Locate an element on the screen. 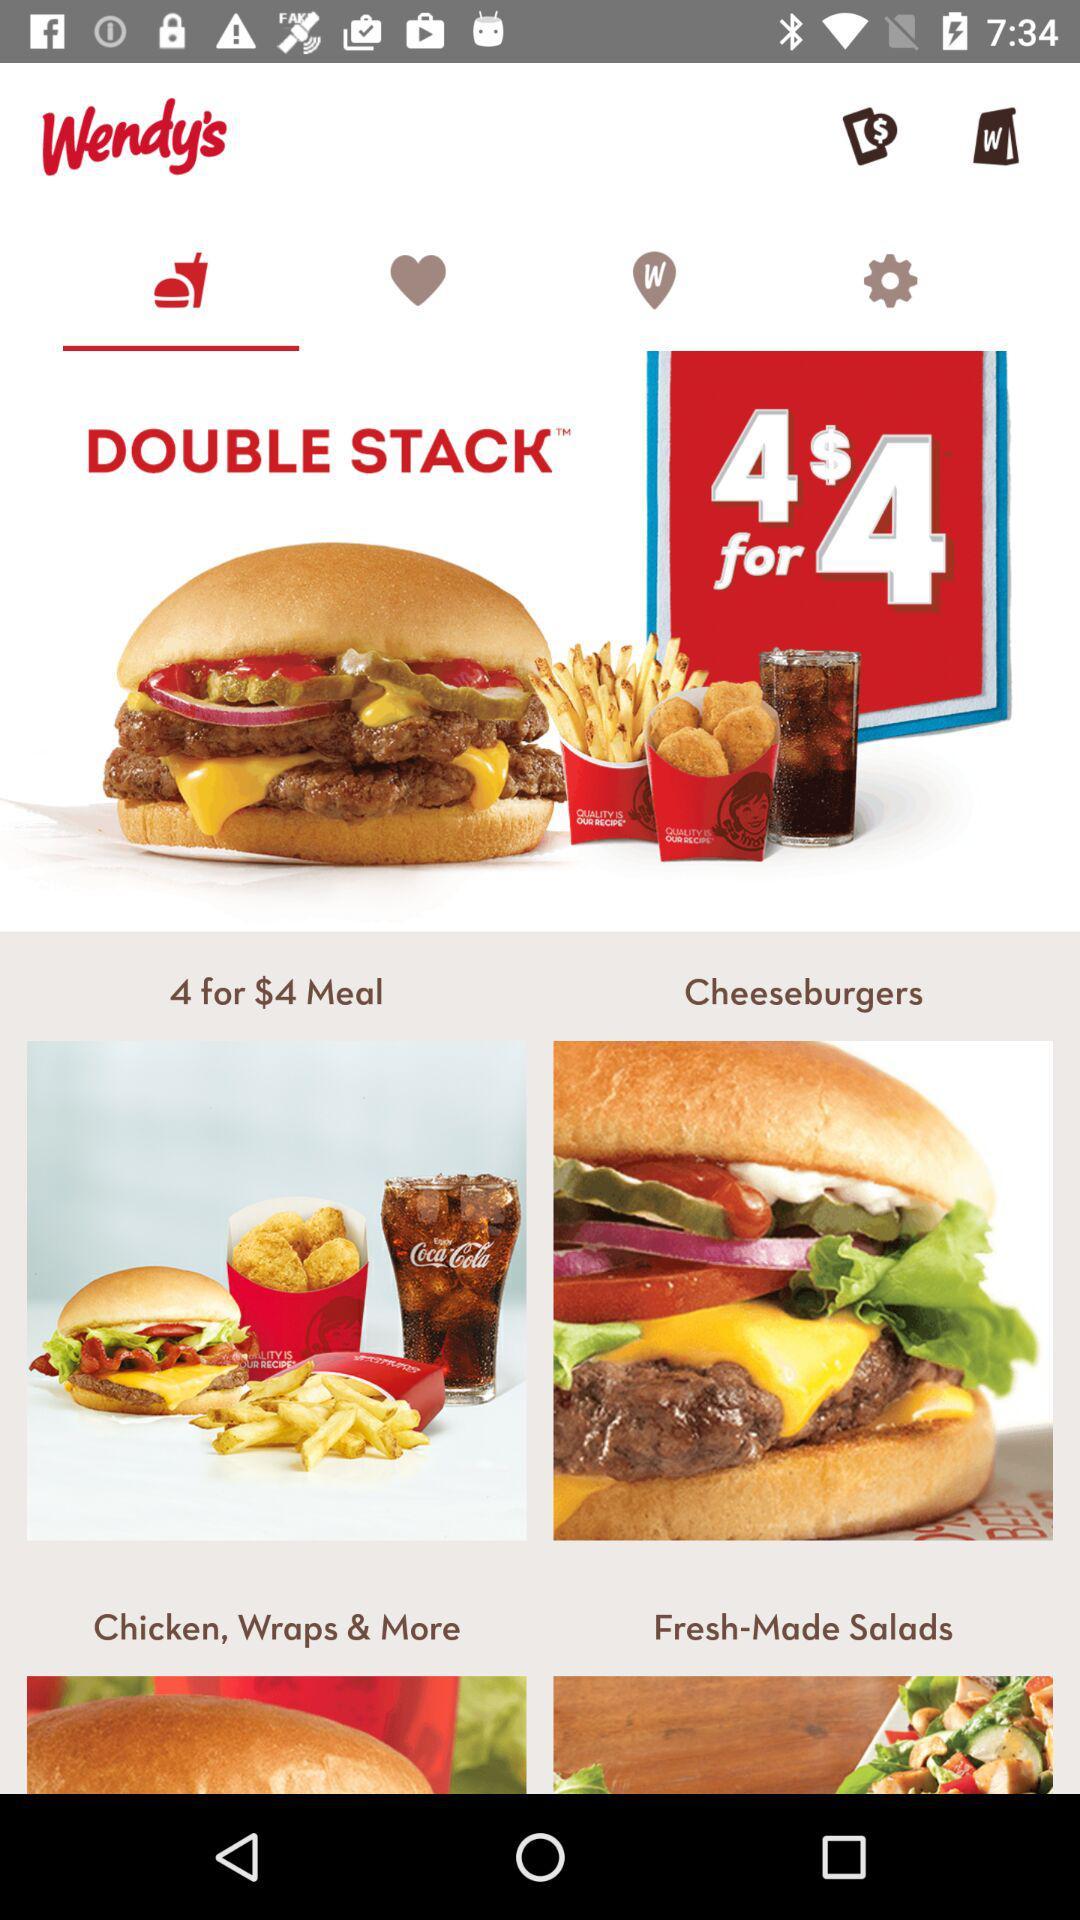 This screenshot has width=1080, height=1920. the symbol which is to the first left of the settings symbol is located at coordinates (654, 279).